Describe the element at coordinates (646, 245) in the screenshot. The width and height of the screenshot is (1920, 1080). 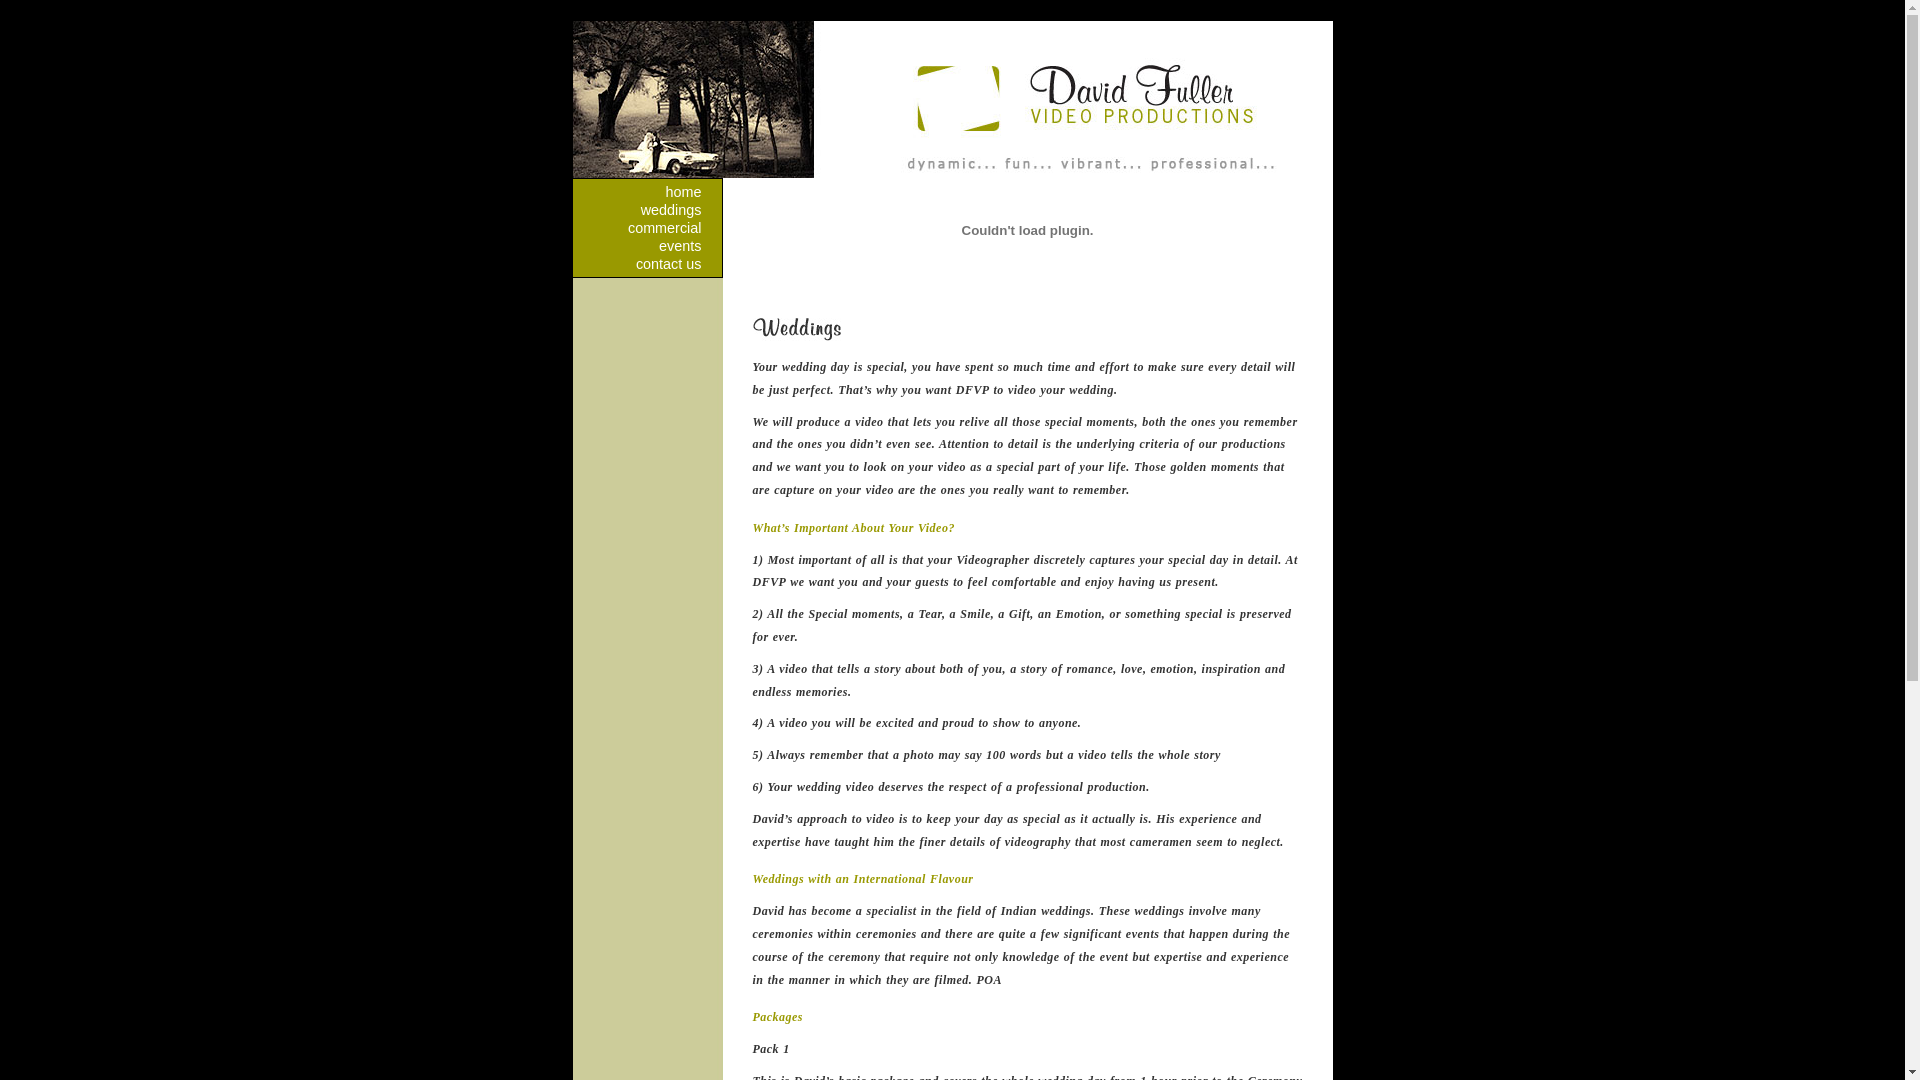
I see `'events'` at that location.